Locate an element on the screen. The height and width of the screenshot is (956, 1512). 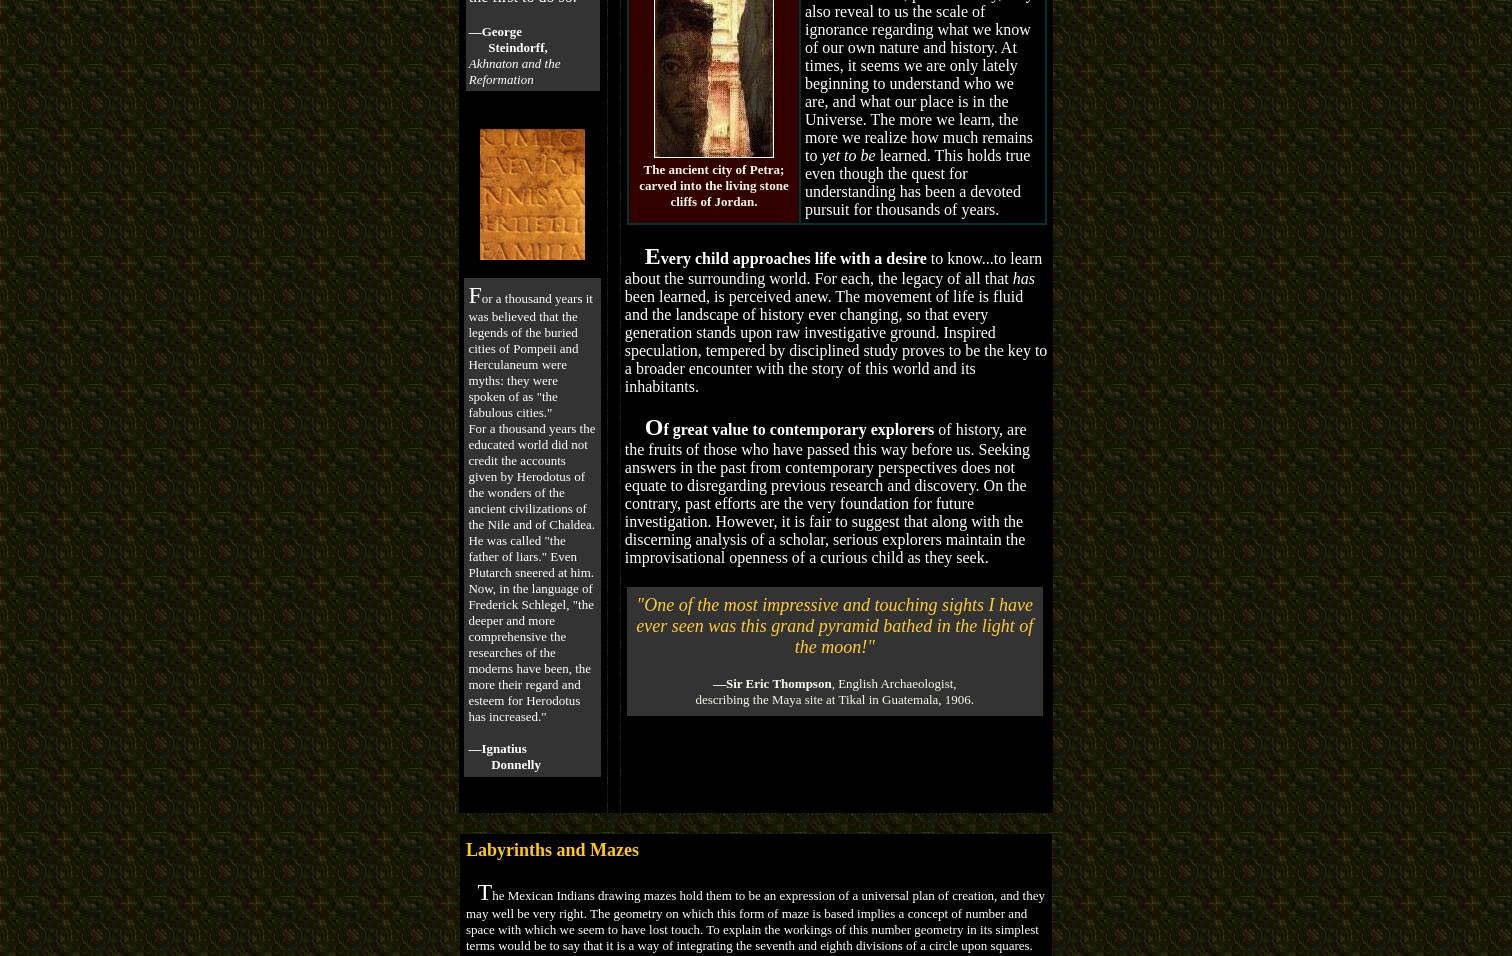
'—Ignatius        Donnelly' is located at coordinates (503, 755).